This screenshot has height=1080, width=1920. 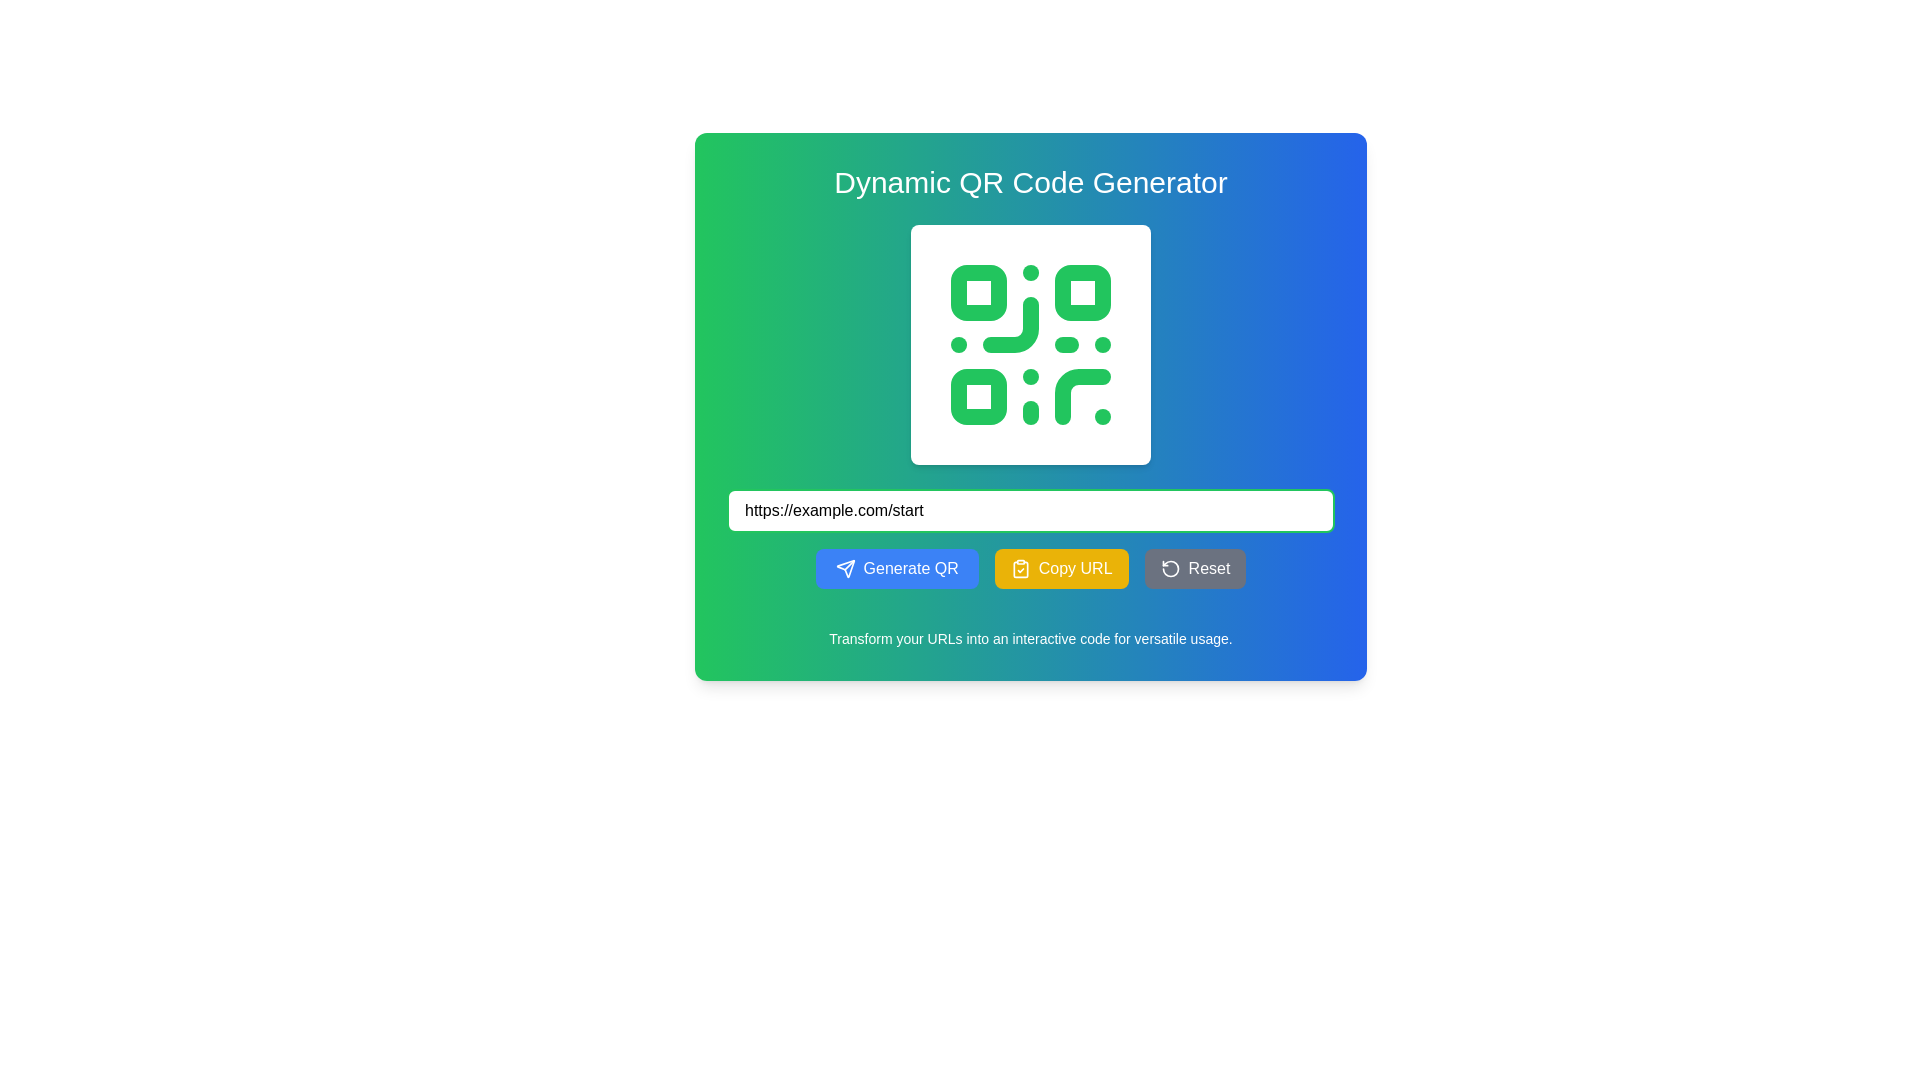 What do you see at coordinates (1031, 569) in the screenshot?
I see `the second button in a horizontal arrangement of three buttons located centrally at the bottom of the interface` at bounding box center [1031, 569].